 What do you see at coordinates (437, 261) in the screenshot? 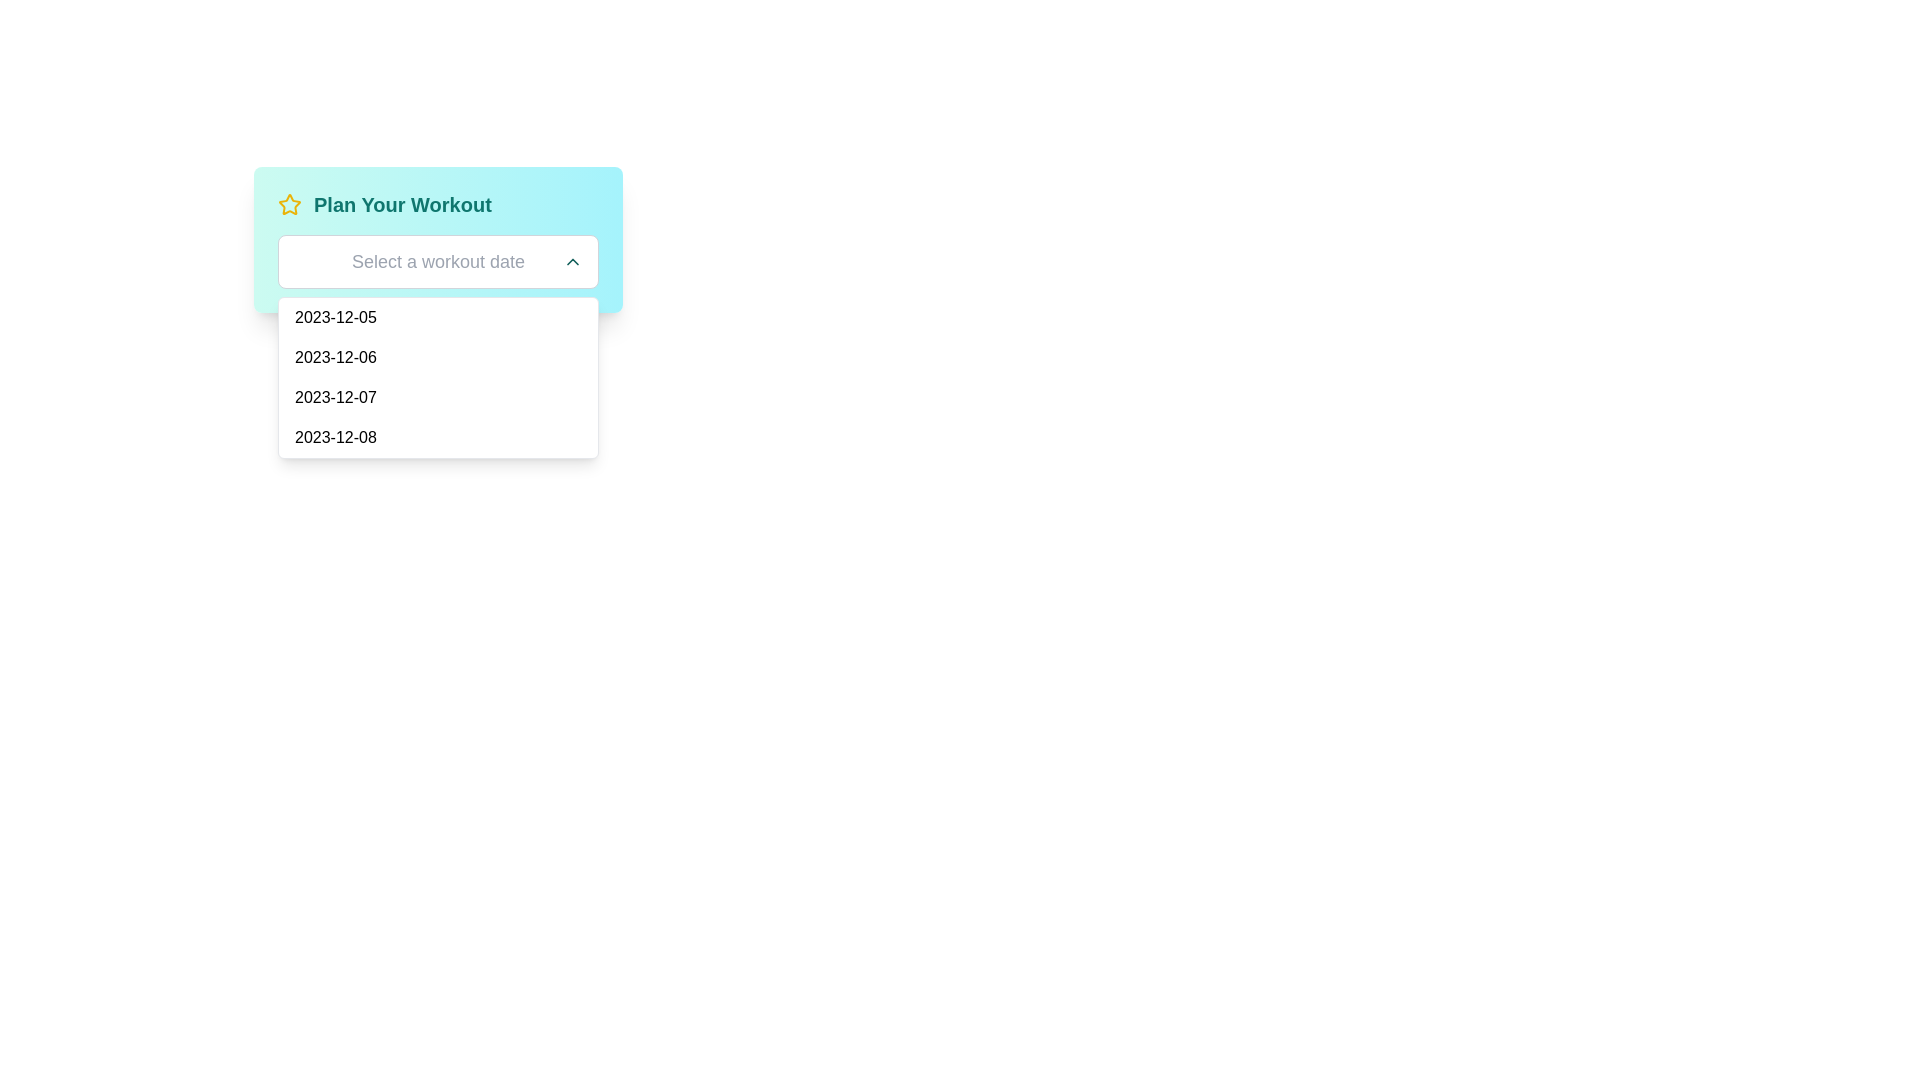
I see `the dropdown input field labeled 'Select a workout date' to focus on it` at bounding box center [437, 261].